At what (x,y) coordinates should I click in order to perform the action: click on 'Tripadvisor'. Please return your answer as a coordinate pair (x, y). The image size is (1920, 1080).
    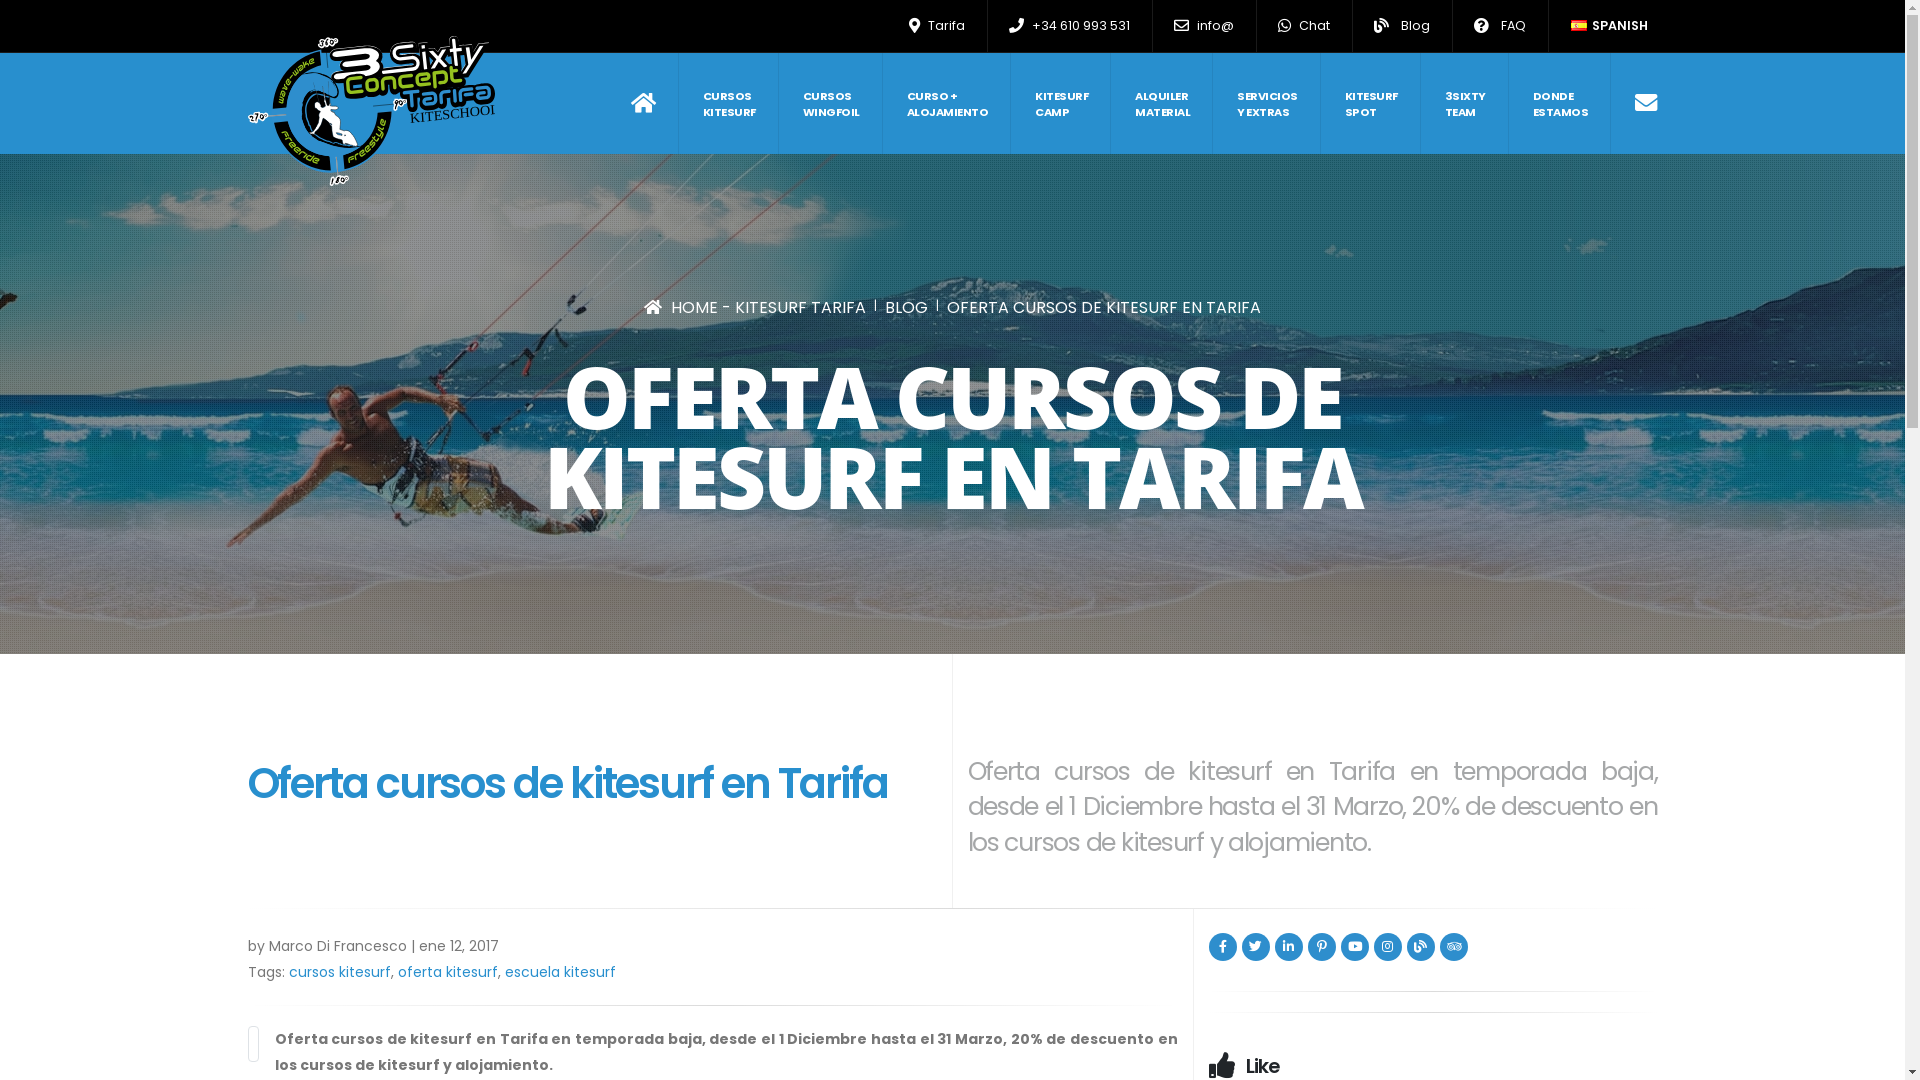
    Looking at the image, I should click on (1454, 946).